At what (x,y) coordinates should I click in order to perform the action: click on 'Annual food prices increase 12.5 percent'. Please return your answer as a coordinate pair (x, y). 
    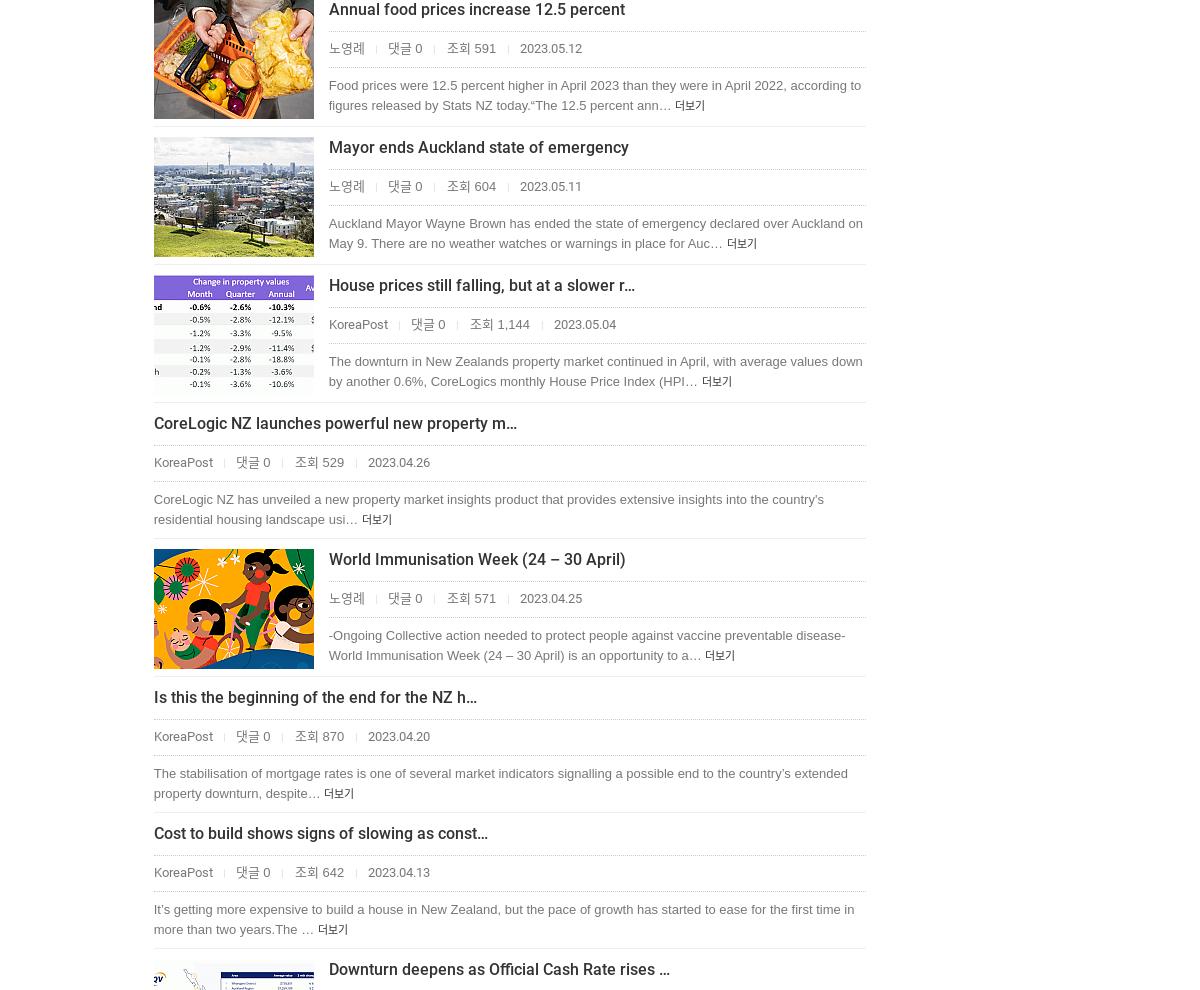
    Looking at the image, I should click on (475, 8).